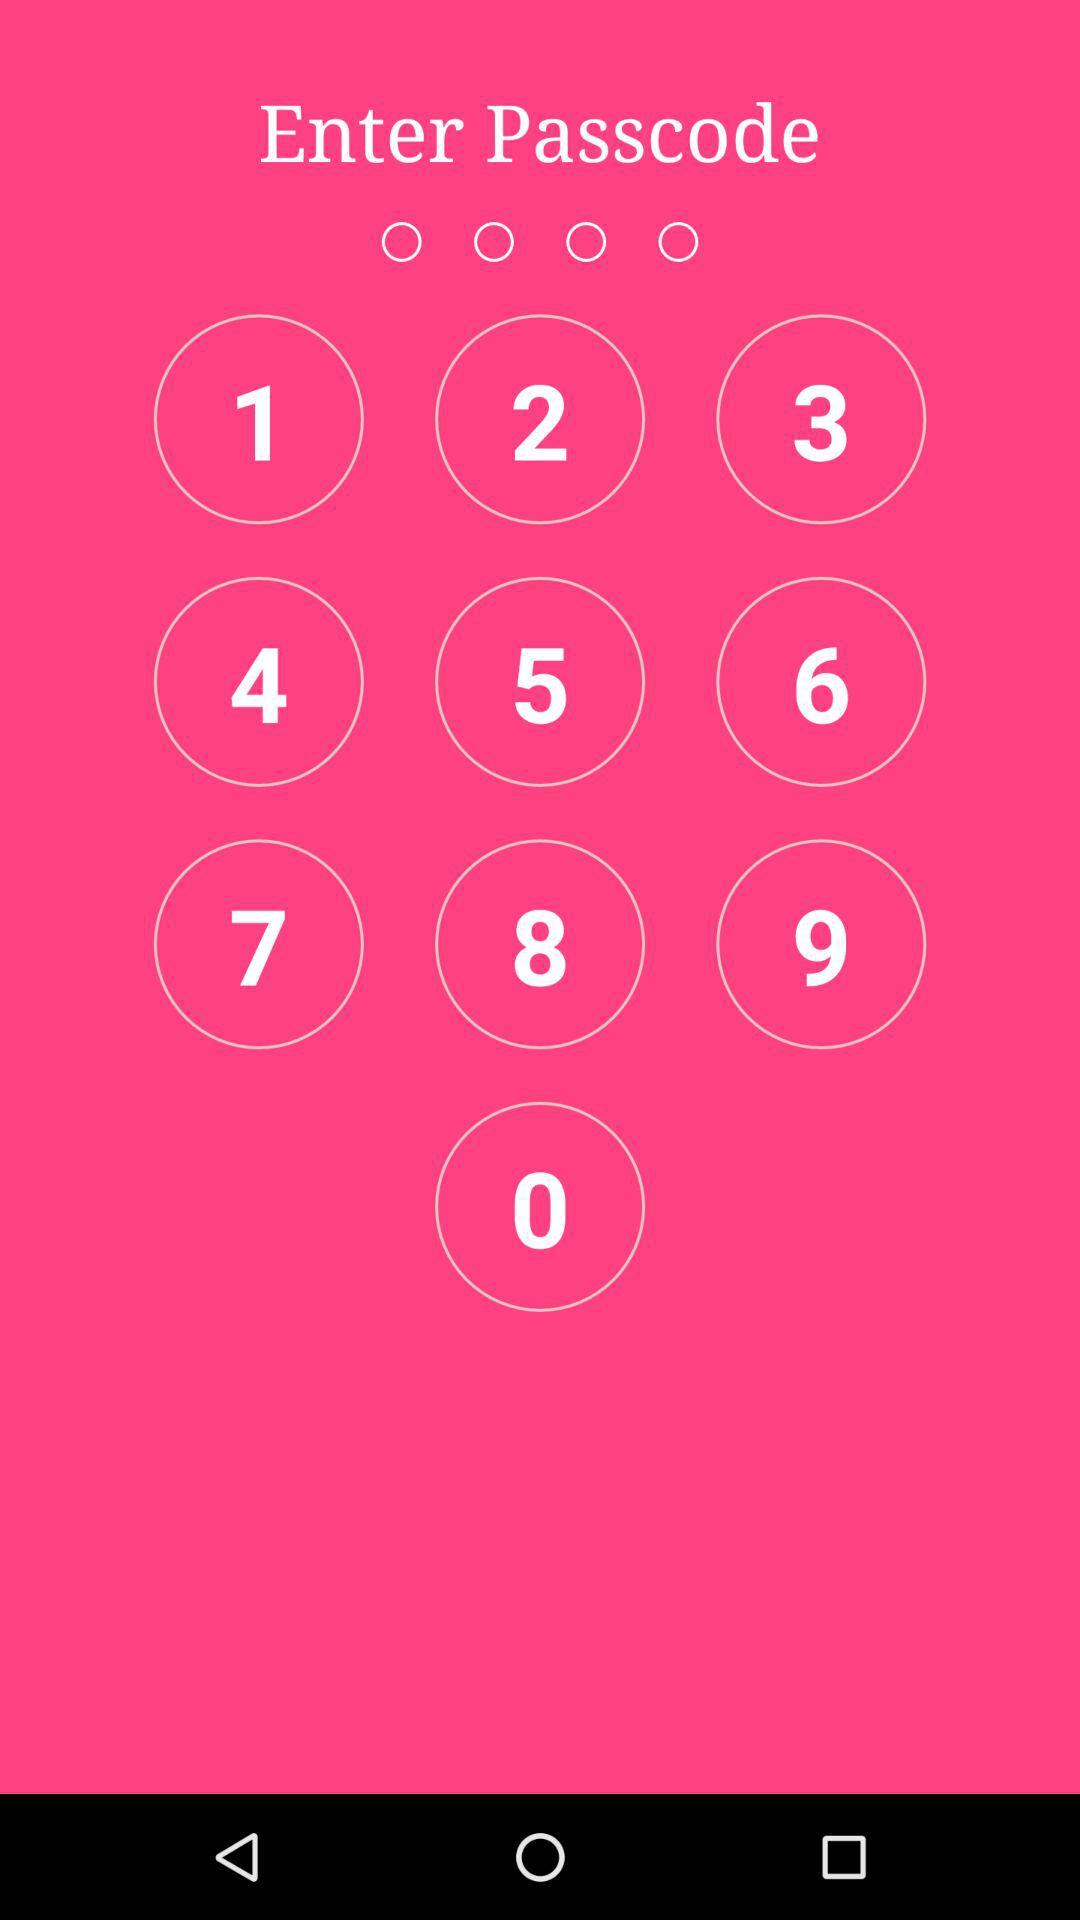 The width and height of the screenshot is (1080, 1920). Describe the element at coordinates (821, 681) in the screenshot. I see `the number  which is after five` at that location.